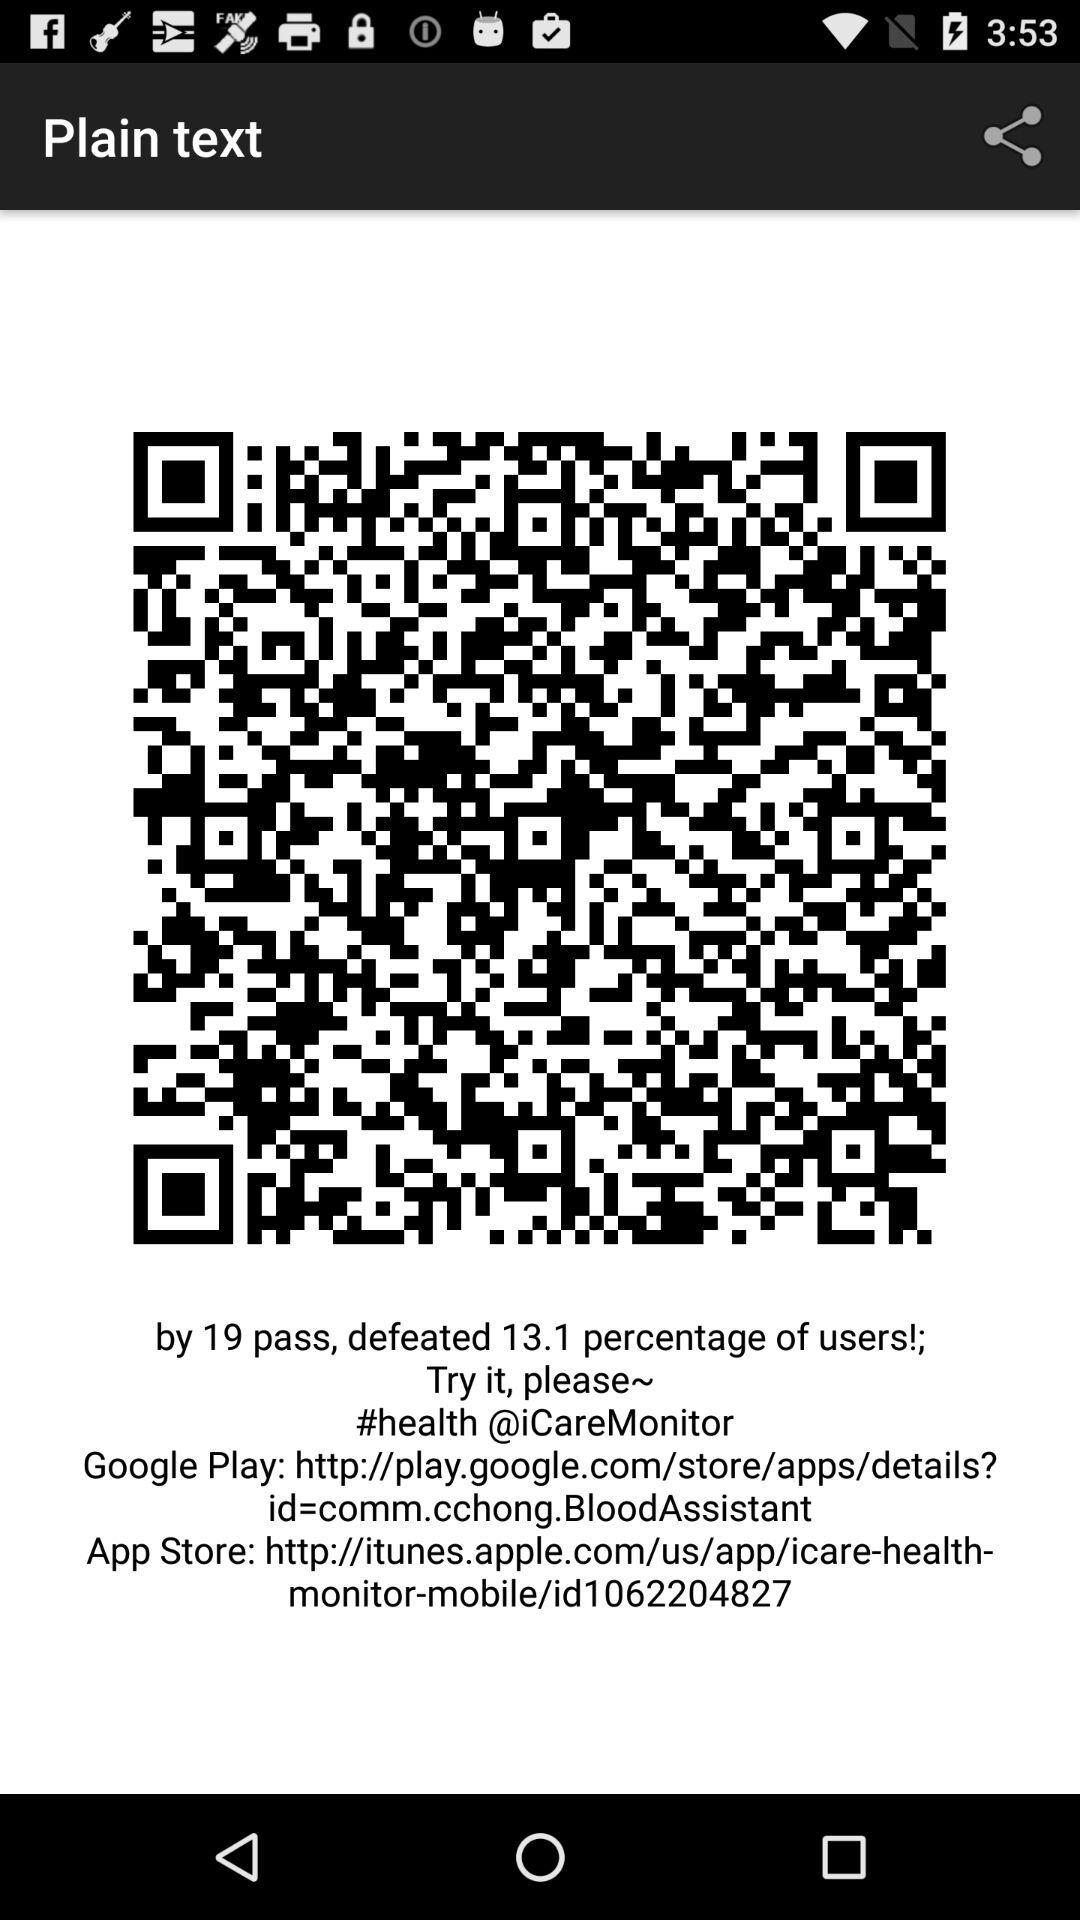  Describe the element at coordinates (540, 1474) in the screenshot. I see `item at the bottom` at that location.